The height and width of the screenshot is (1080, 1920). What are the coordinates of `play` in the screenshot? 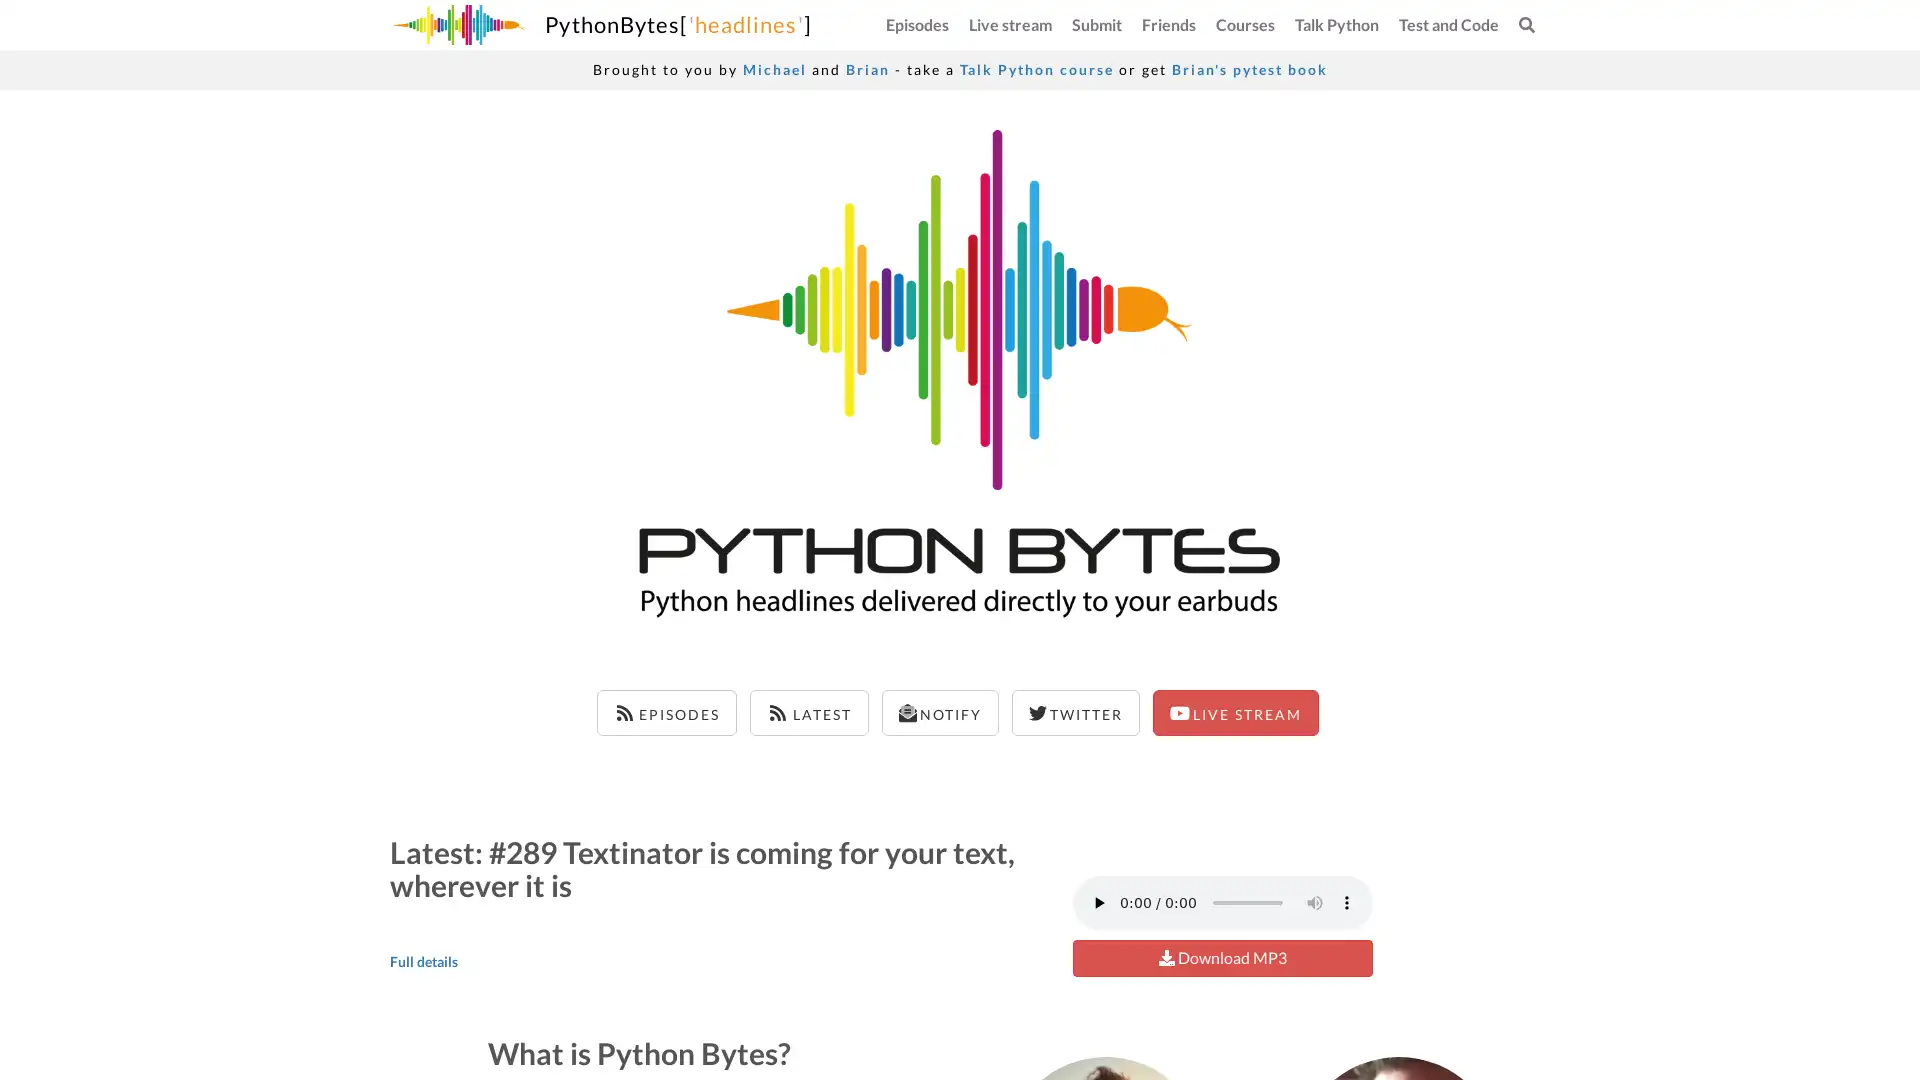 It's located at (1097, 902).